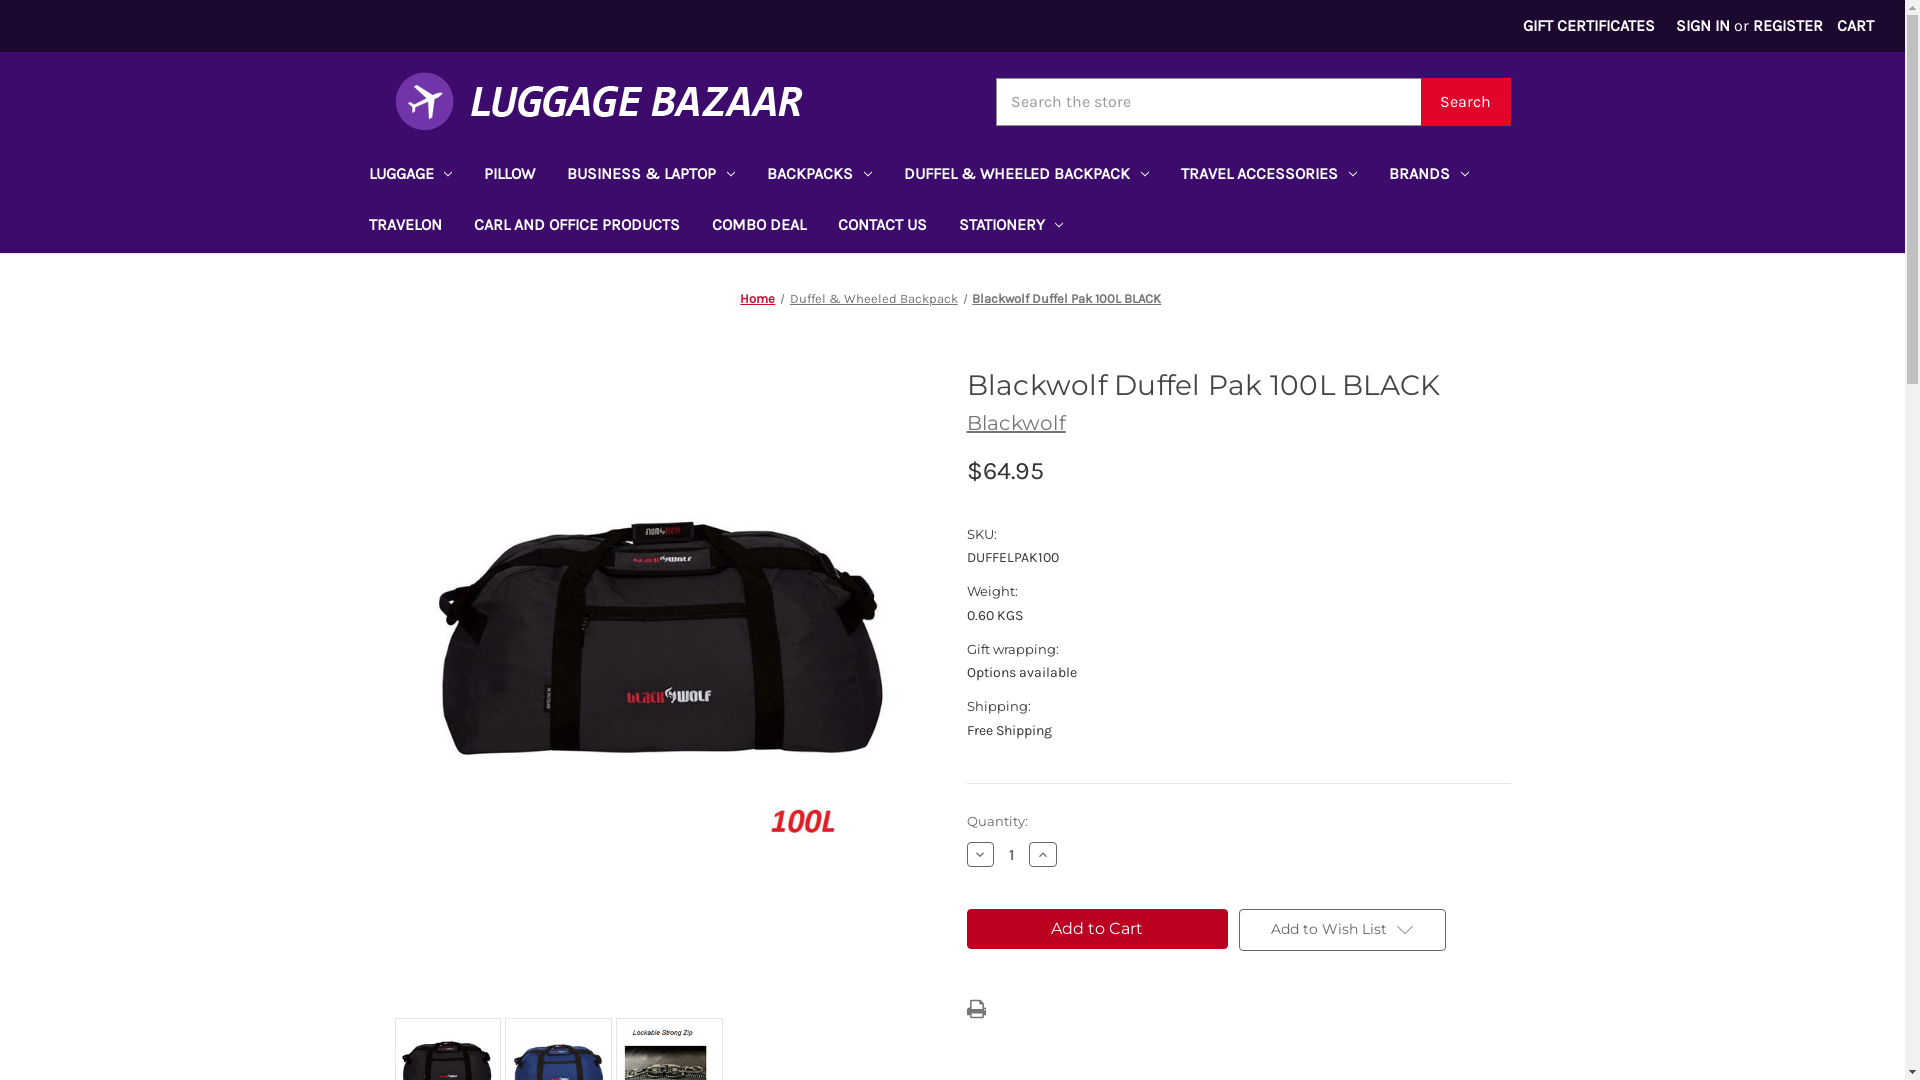 Image resolution: width=1920 pixels, height=1080 pixels. What do you see at coordinates (1588, 26) in the screenshot?
I see `'GIFT CERTIFICATES'` at bounding box center [1588, 26].